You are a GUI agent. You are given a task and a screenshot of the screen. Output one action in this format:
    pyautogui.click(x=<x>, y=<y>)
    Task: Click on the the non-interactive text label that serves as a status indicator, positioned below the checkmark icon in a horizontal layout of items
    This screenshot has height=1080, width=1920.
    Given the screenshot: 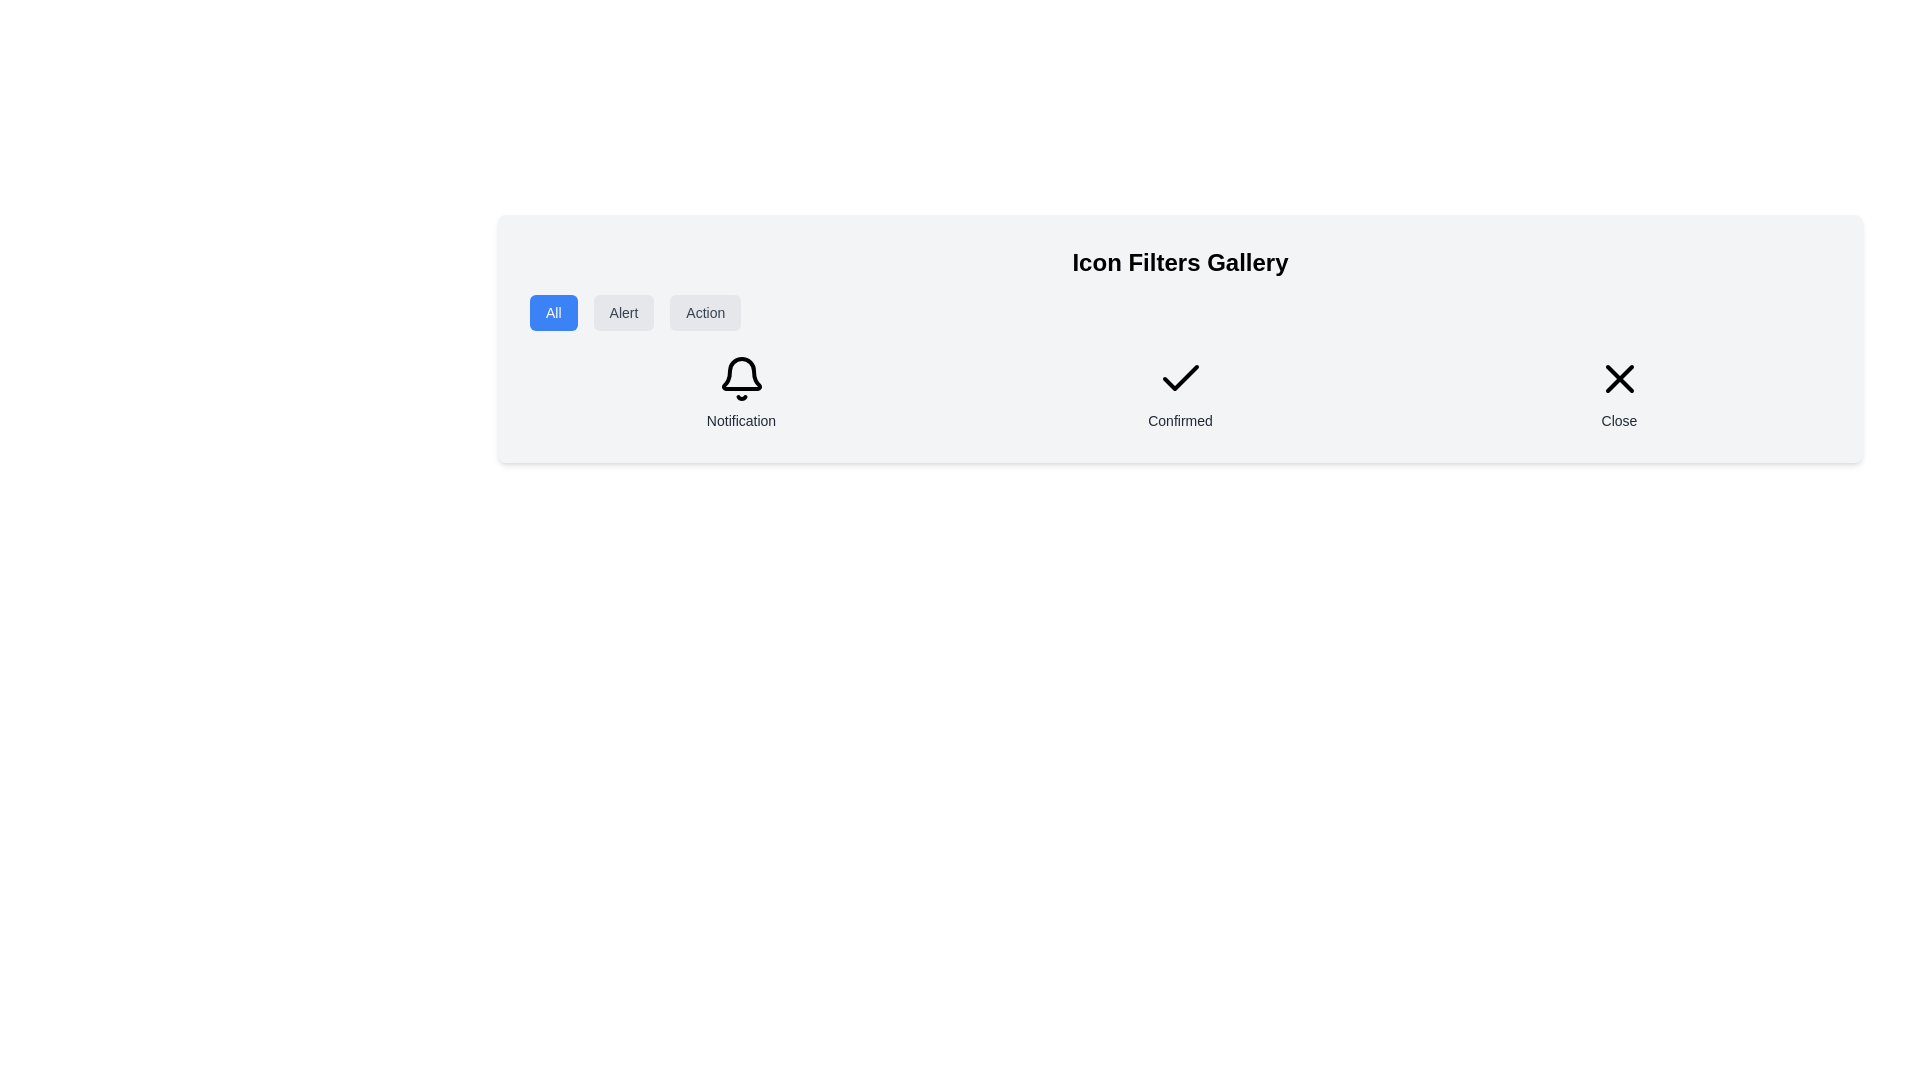 What is the action you would take?
    pyautogui.click(x=1180, y=419)
    